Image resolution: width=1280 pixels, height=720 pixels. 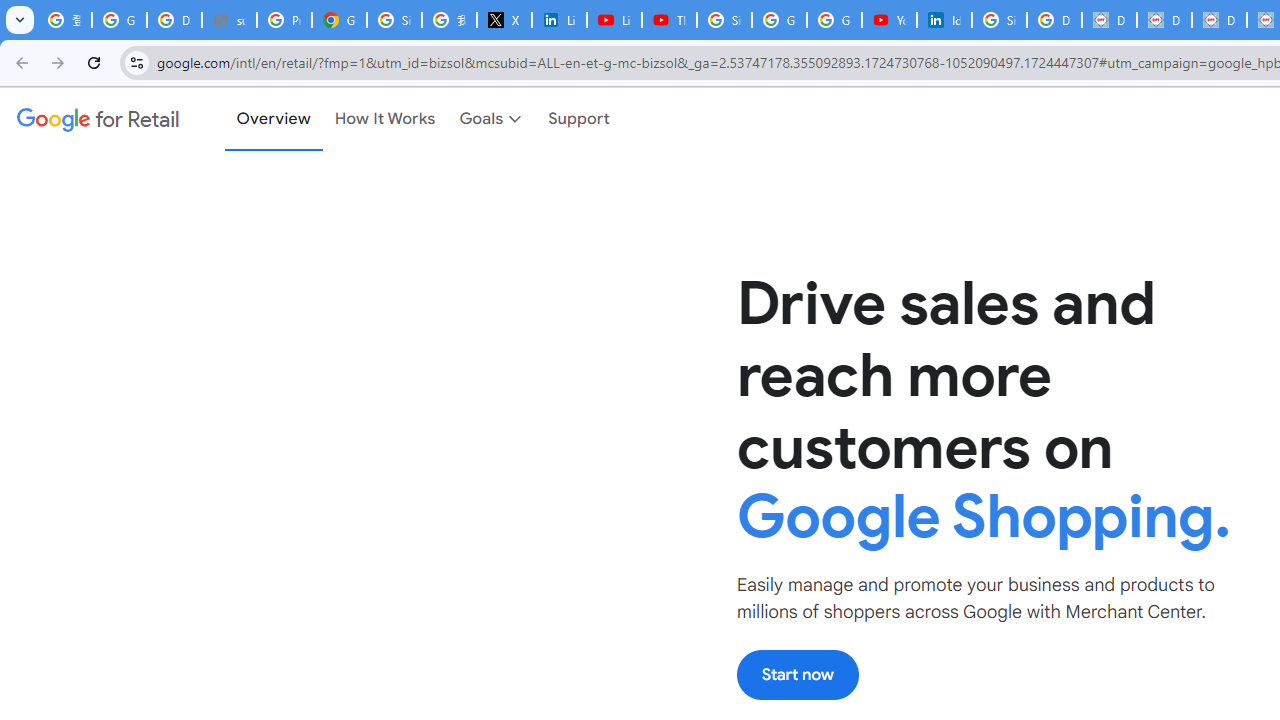 I want to click on 'support.google.com - Network error', so click(x=229, y=20).